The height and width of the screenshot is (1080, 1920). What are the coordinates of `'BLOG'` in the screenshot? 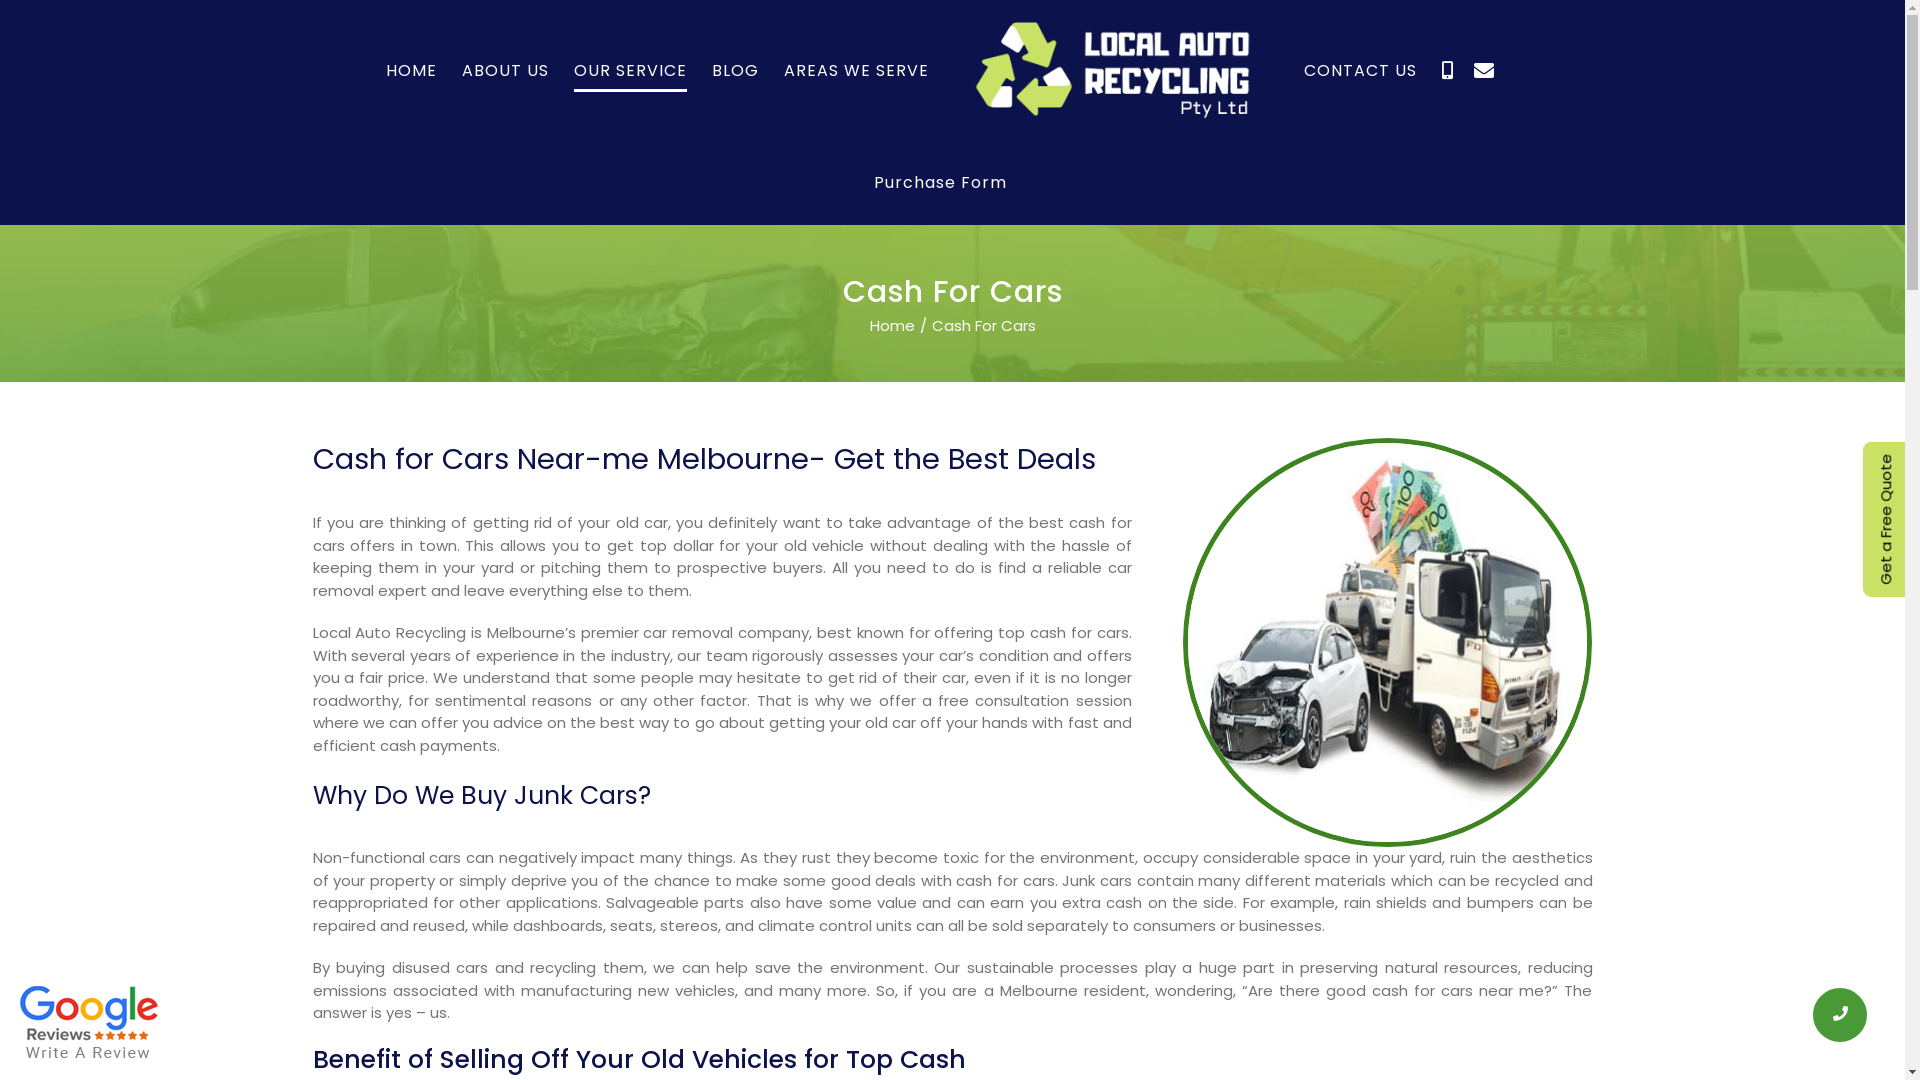 It's located at (711, 69).